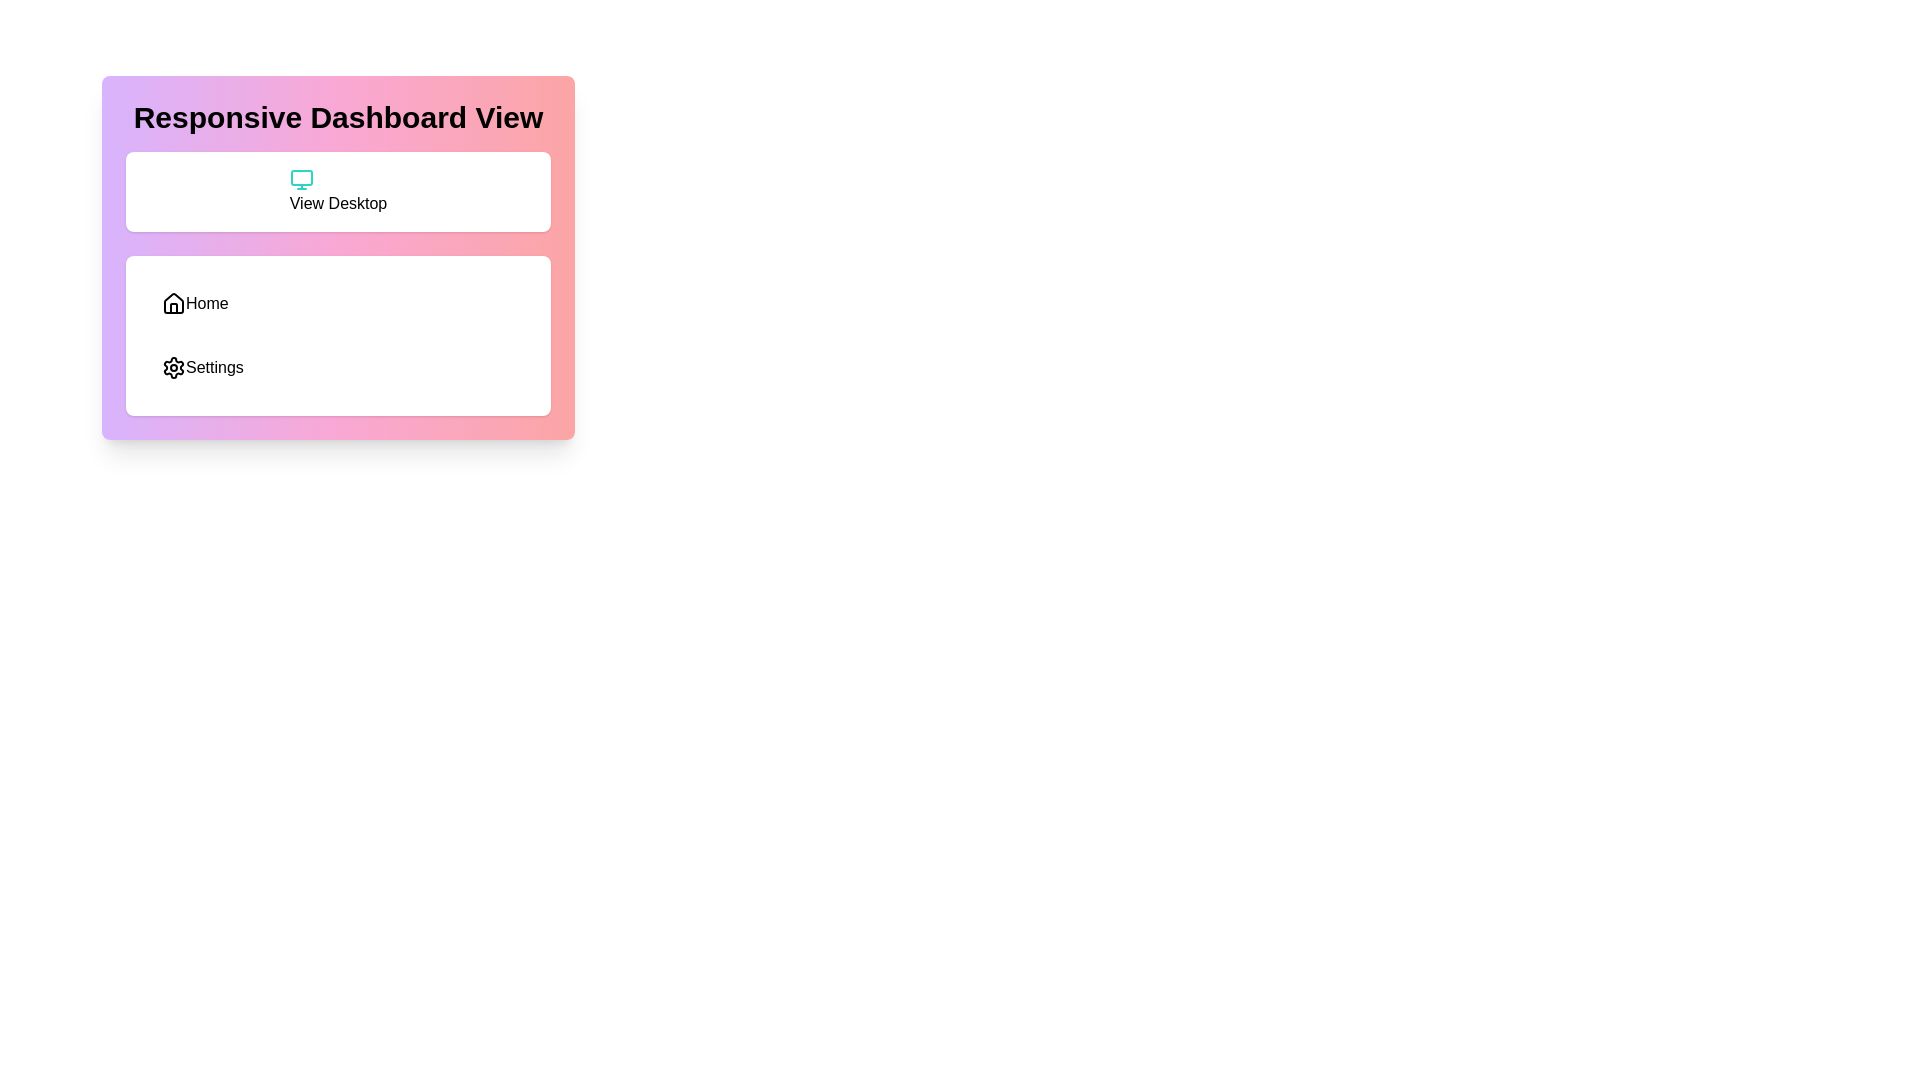 This screenshot has width=1920, height=1080. I want to click on the 'Home' section of the navigation card located in the lower part of the 'Responsive Dashboard View', so click(338, 334).